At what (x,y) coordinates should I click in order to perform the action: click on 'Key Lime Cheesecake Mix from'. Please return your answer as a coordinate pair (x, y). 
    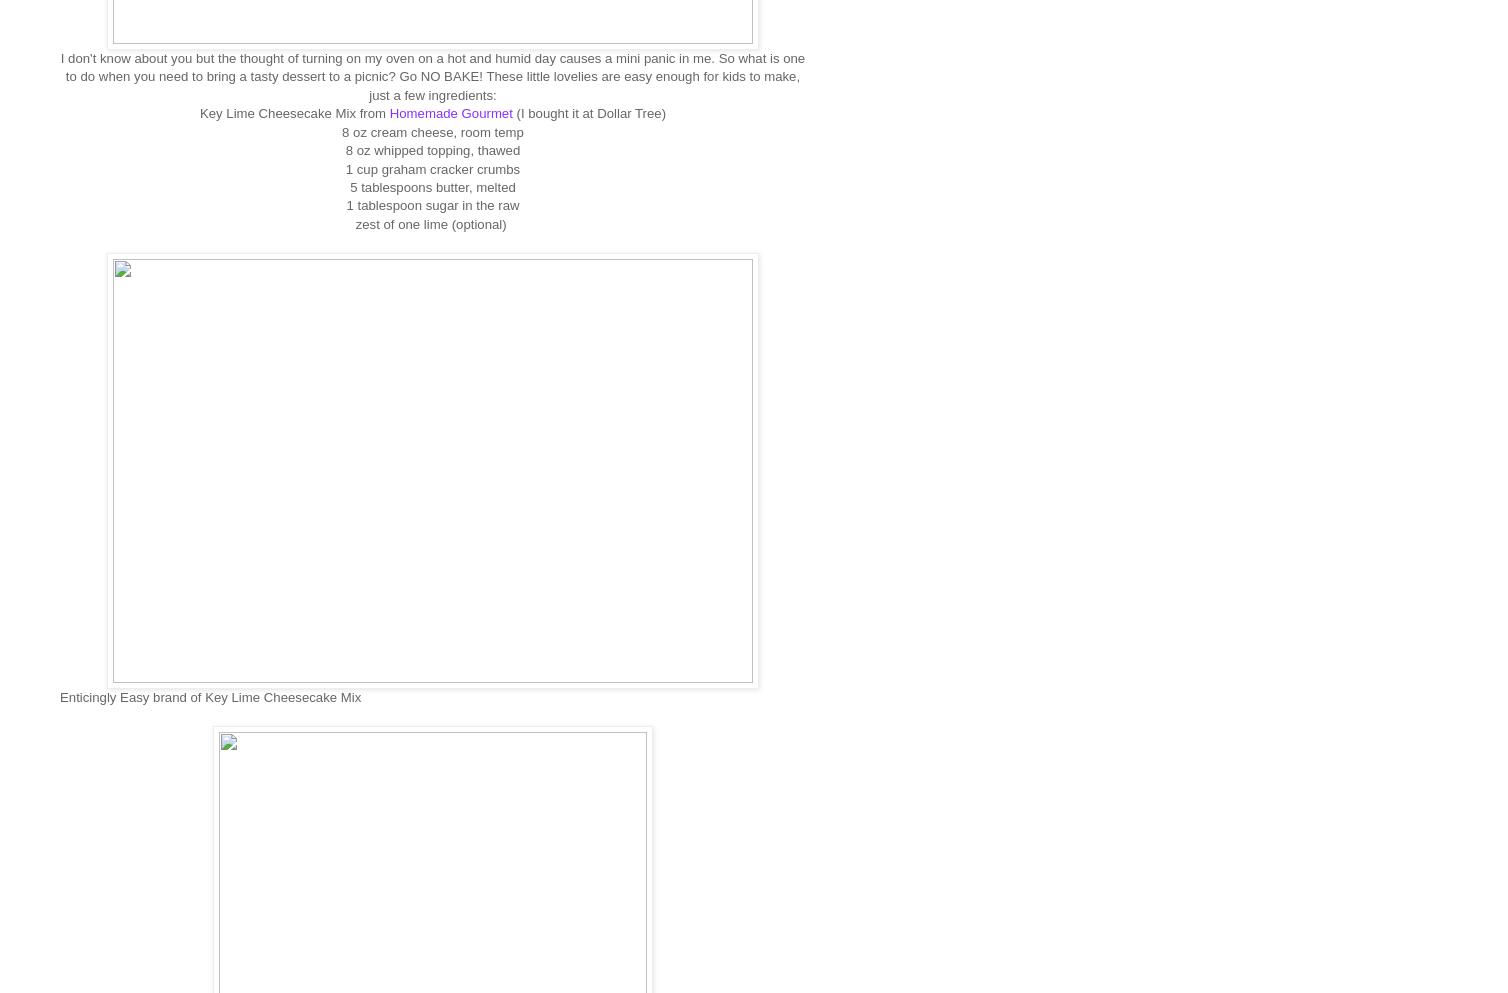
    Looking at the image, I should click on (293, 112).